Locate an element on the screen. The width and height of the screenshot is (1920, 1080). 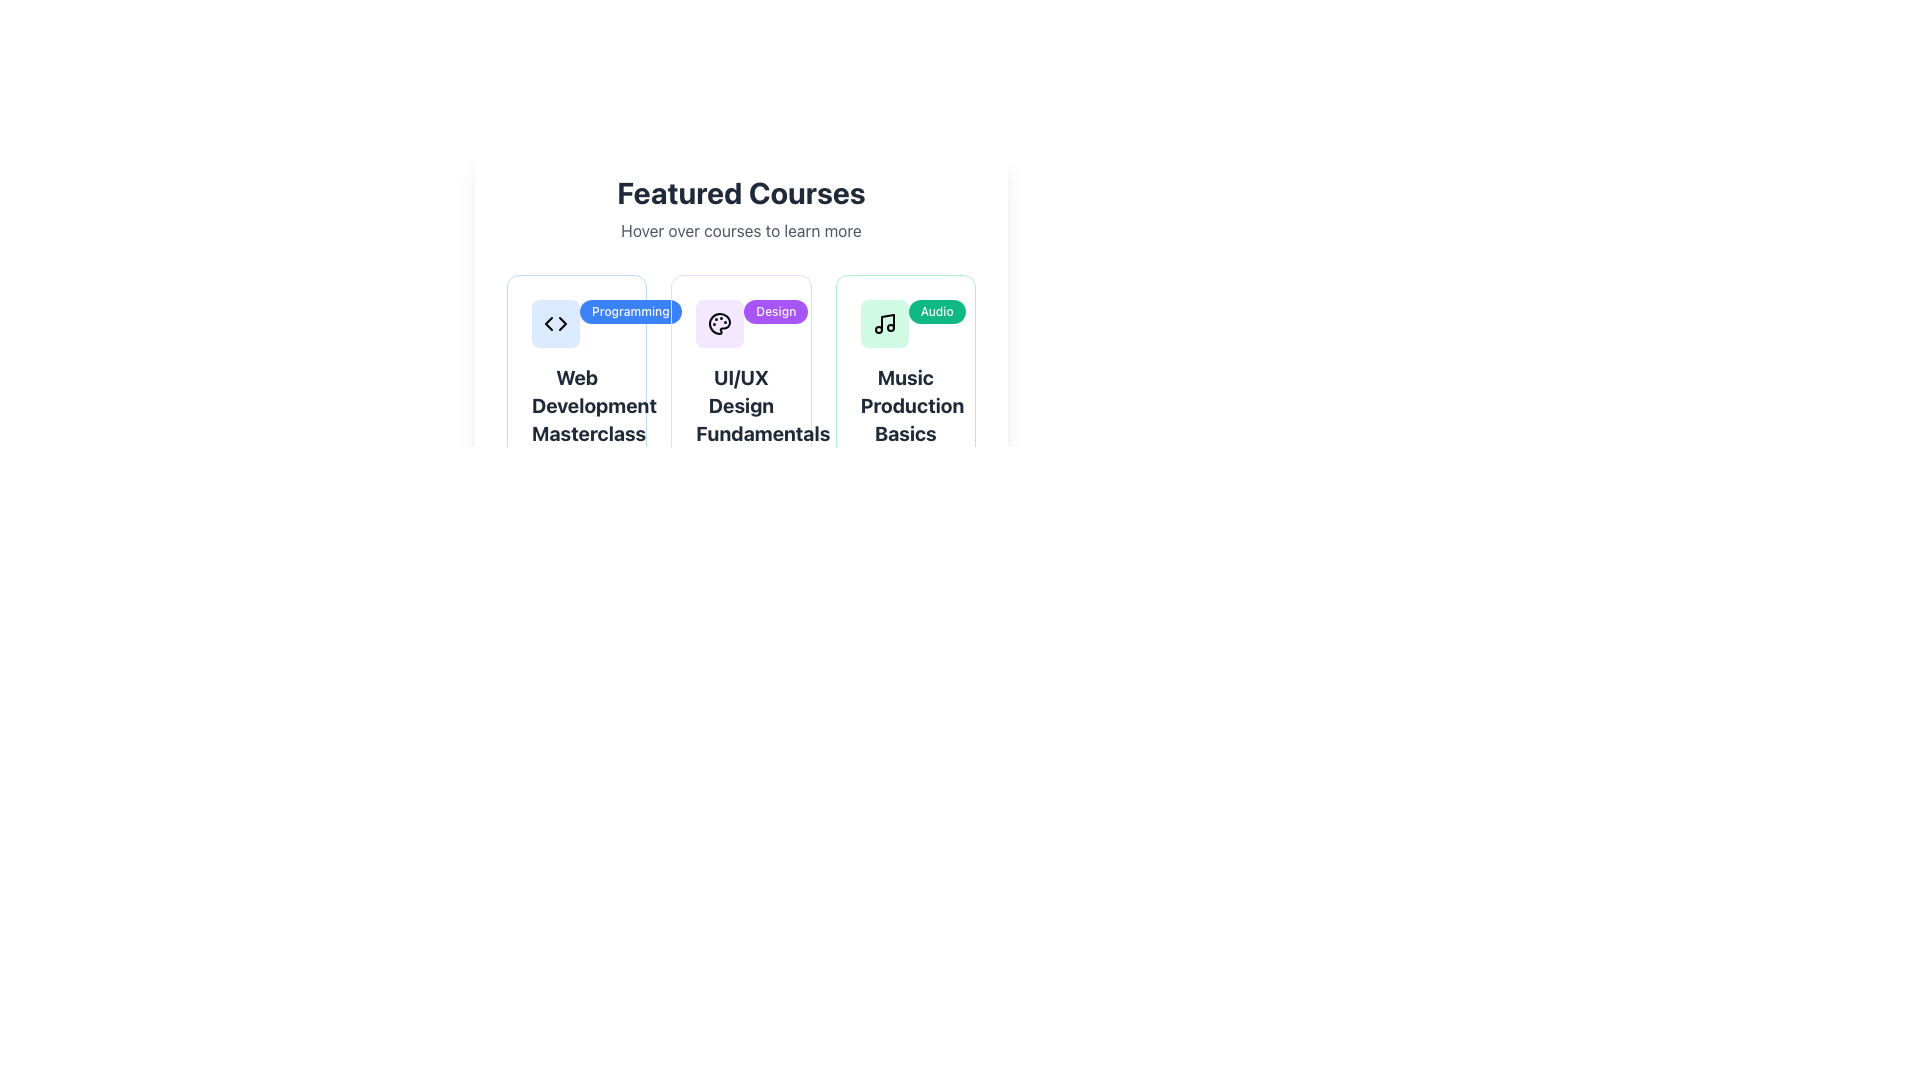
the left-pointing arrowhead icon located at the top-left corner of the 'Web Development Masterclass' card, which is the leftmost of two arrow shapes is located at coordinates (548, 323).